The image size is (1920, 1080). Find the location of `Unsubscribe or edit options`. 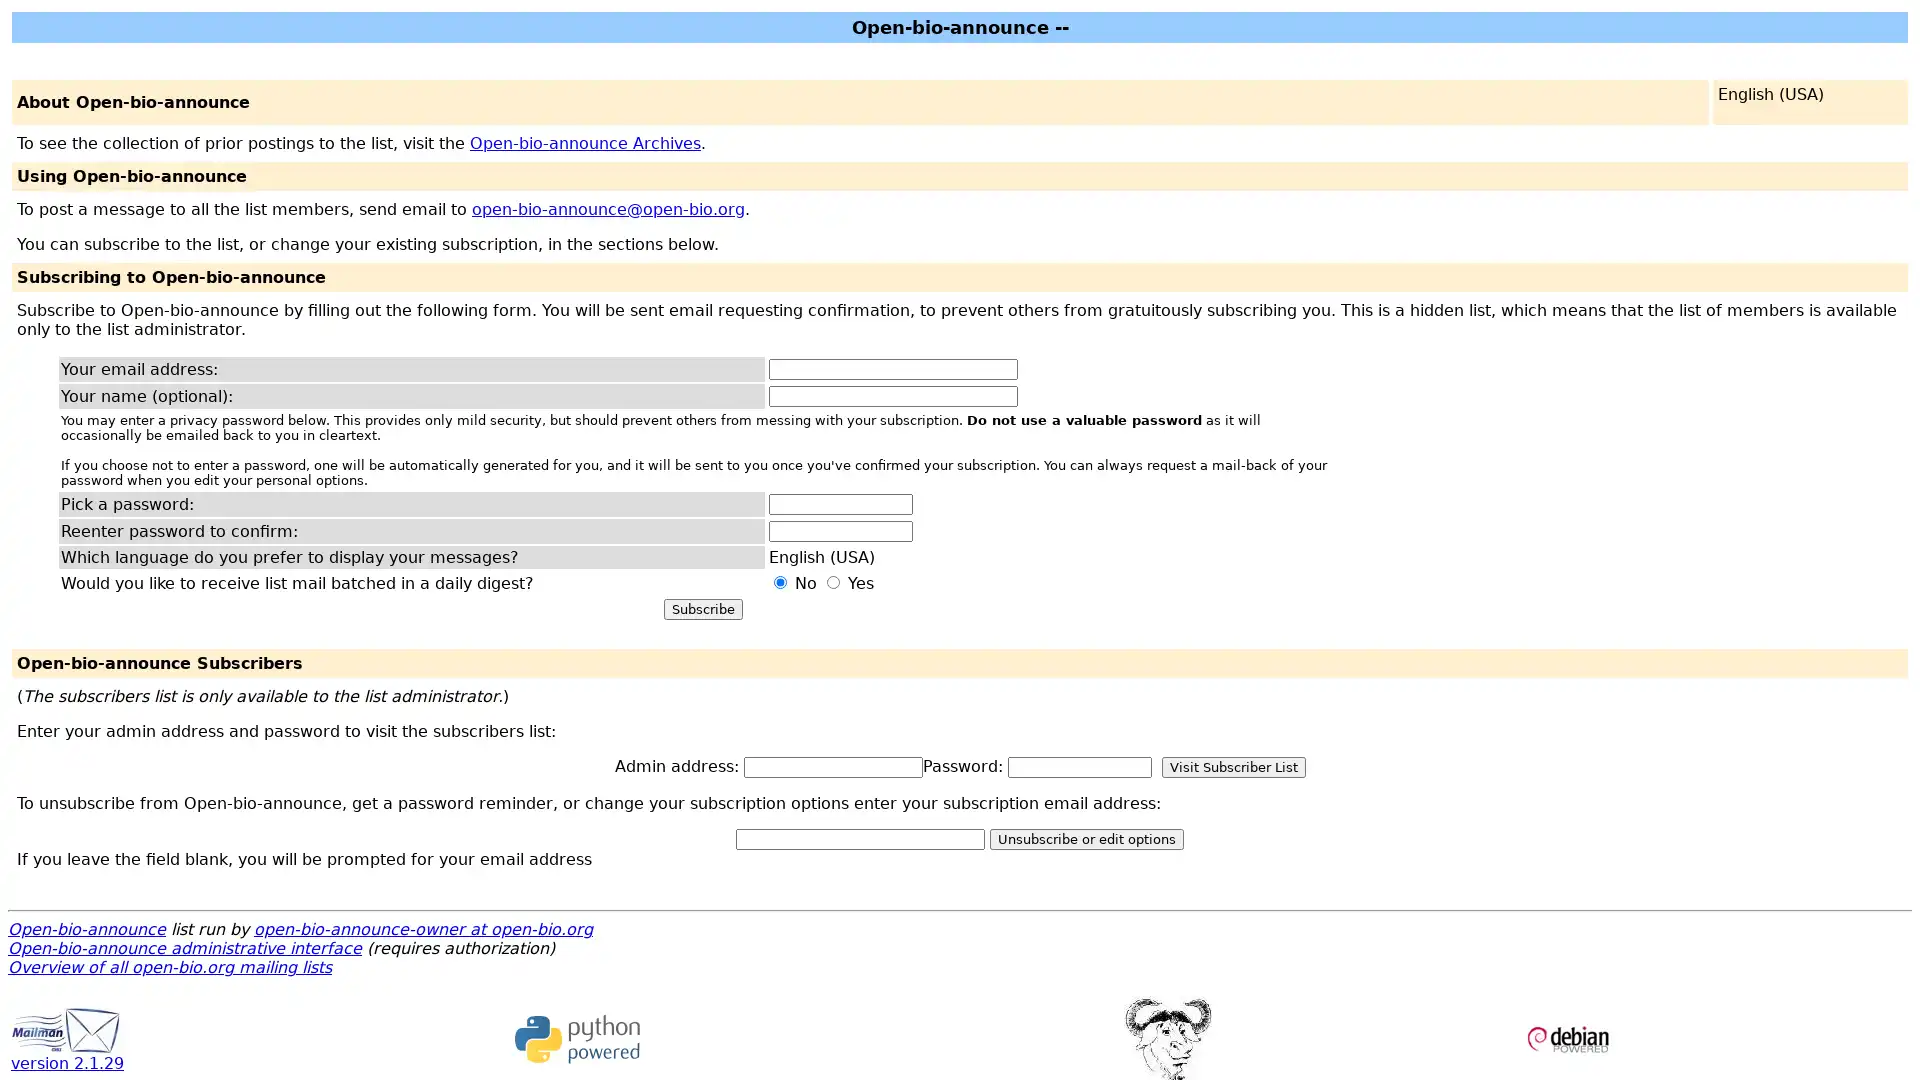

Unsubscribe or edit options is located at coordinates (1085, 839).